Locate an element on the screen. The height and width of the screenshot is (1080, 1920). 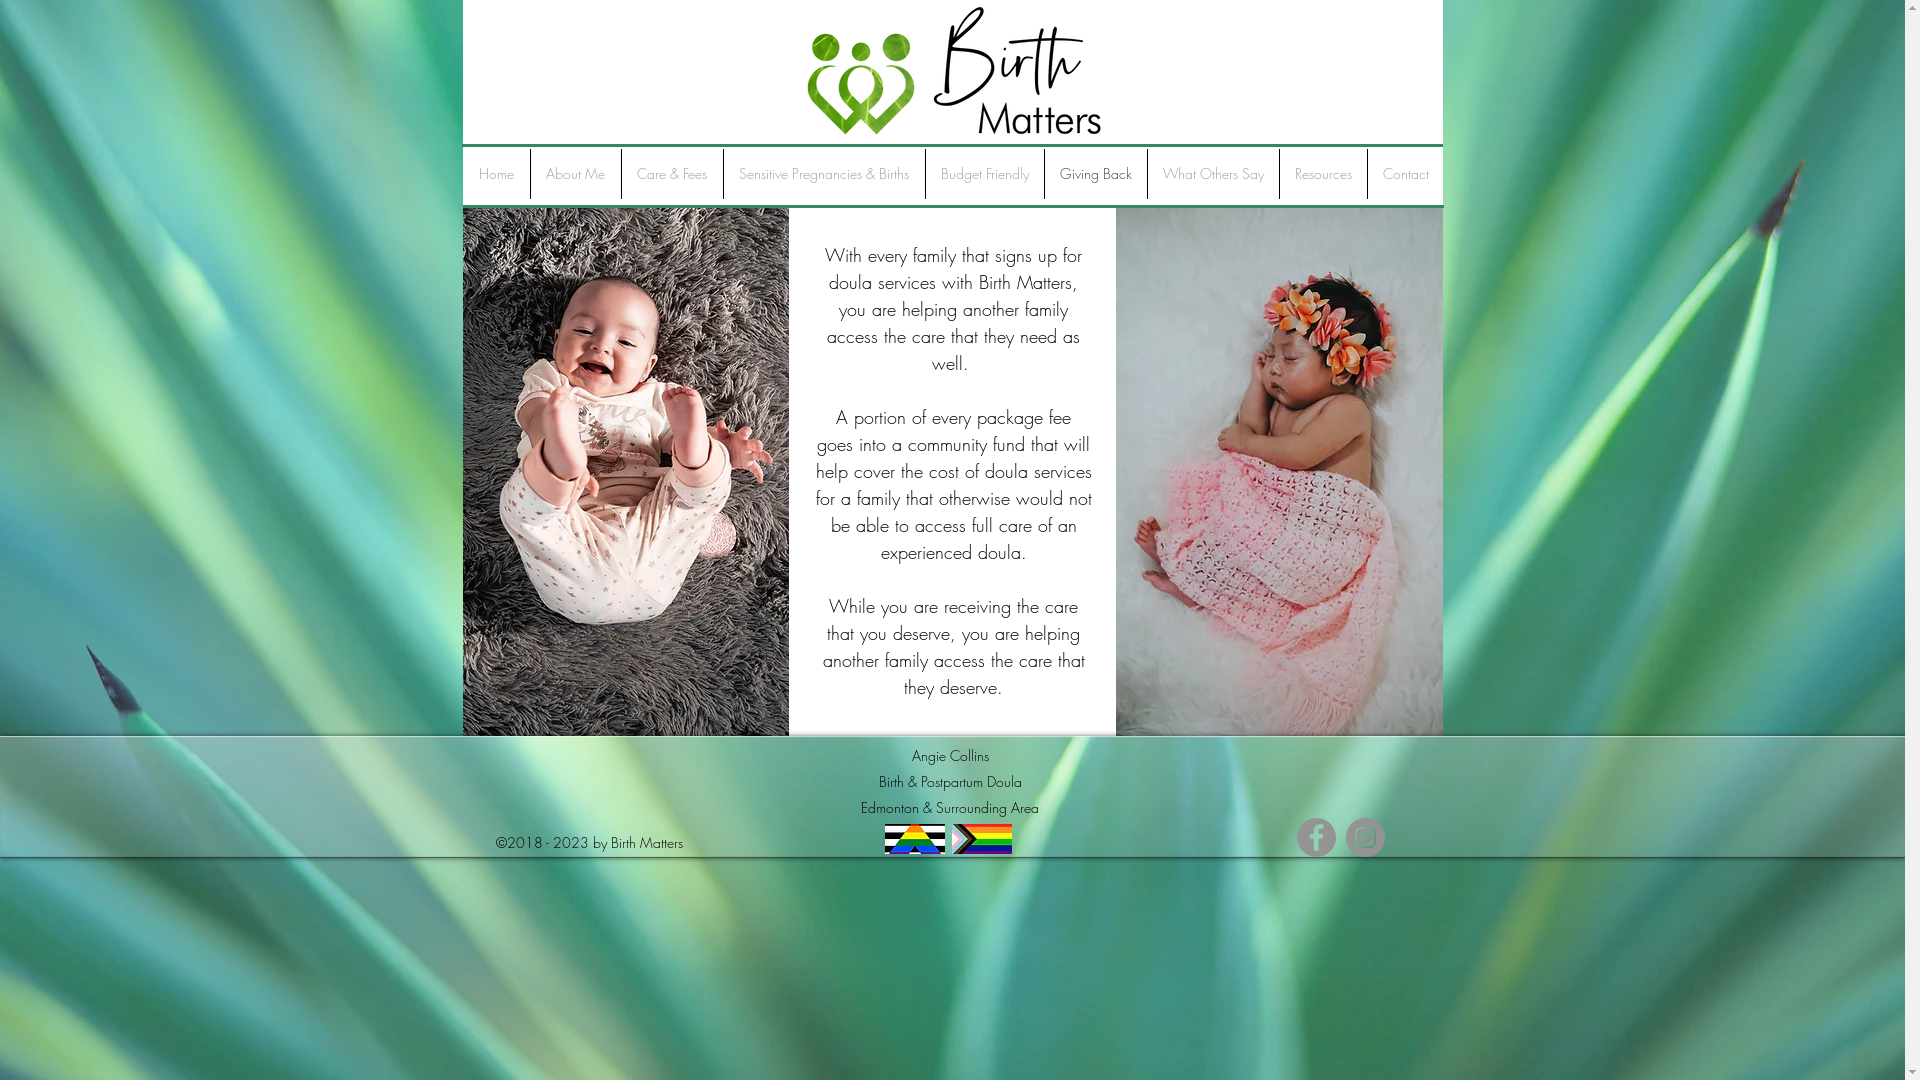
'Care & Fees' is located at coordinates (672, 172).